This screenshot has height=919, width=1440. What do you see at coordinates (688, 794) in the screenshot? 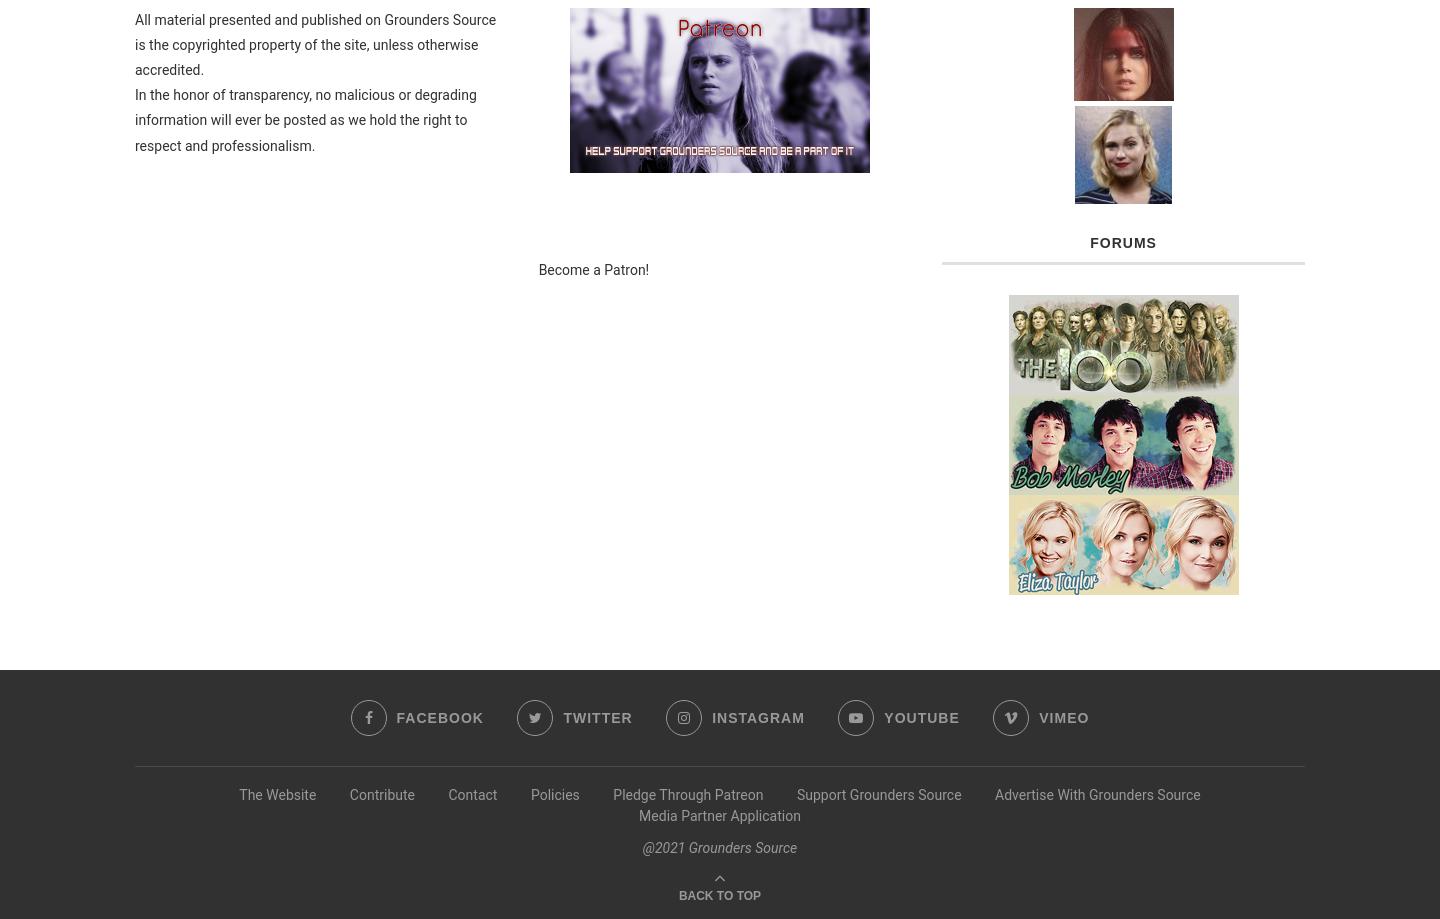
I see `'Pledge Through Patreon'` at bounding box center [688, 794].